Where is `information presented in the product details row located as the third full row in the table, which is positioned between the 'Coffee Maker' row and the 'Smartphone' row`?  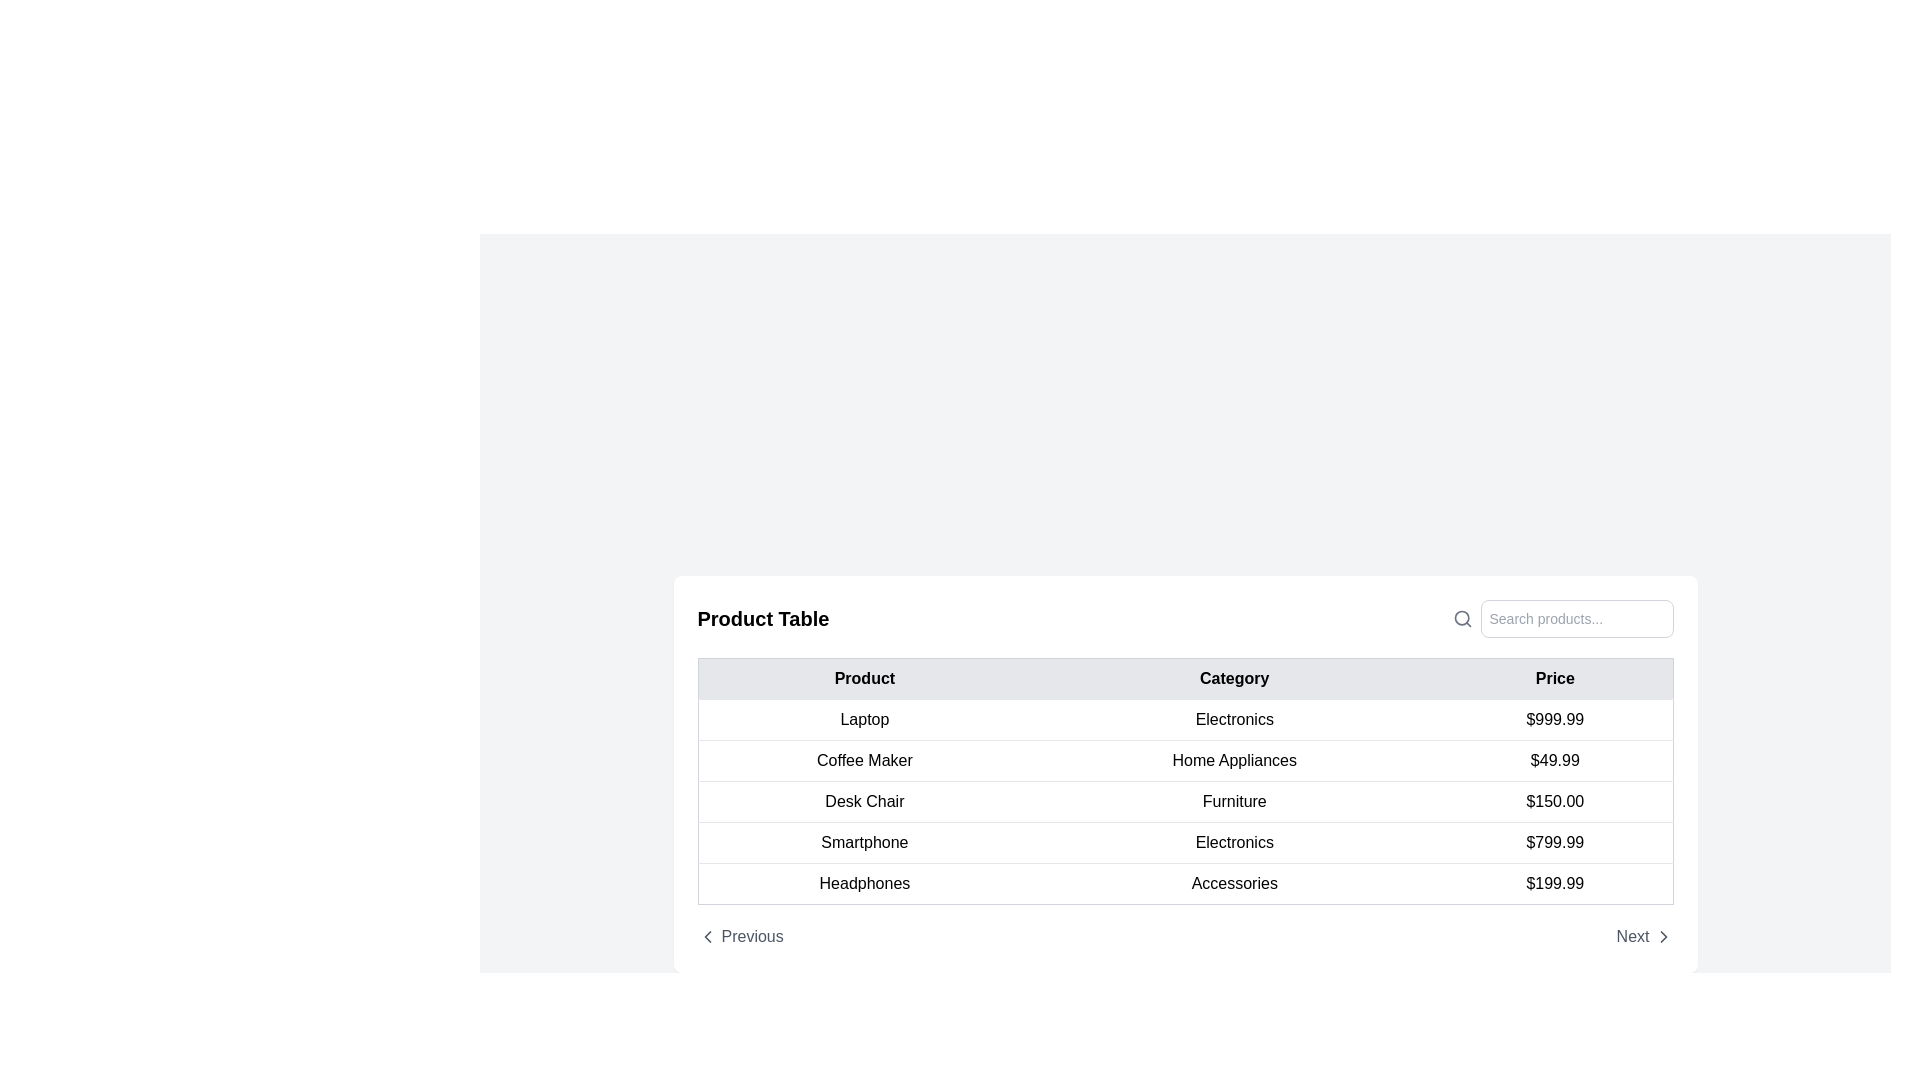
information presented in the product details row located as the third full row in the table, which is positioned between the 'Coffee Maker' row and the 'Smartphone' row is located at coordinates (1185, 800).